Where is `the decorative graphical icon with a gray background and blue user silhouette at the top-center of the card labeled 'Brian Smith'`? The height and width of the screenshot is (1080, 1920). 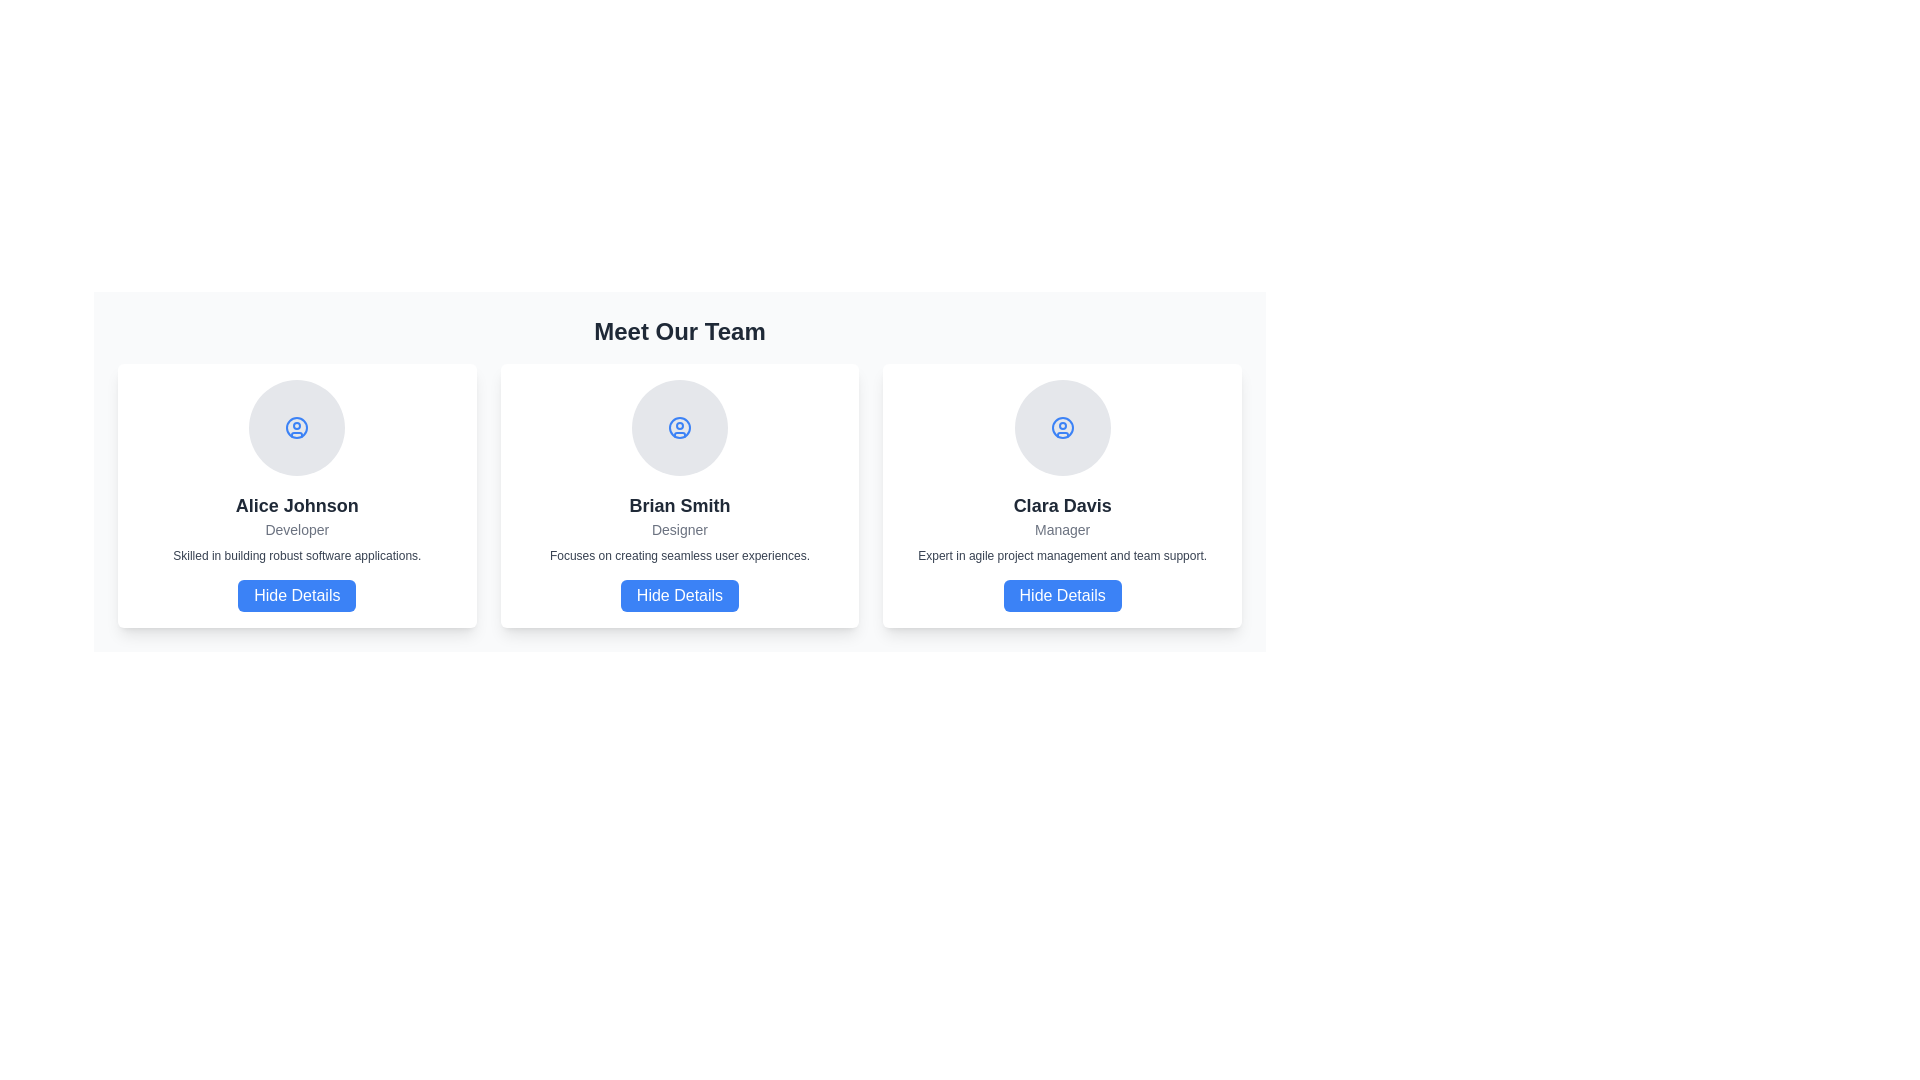
the decorative graphical icon with a gray background and blue user silhouette at the top-center of the card labeled 'Brian Smith' is located at coordinates (680, 427).